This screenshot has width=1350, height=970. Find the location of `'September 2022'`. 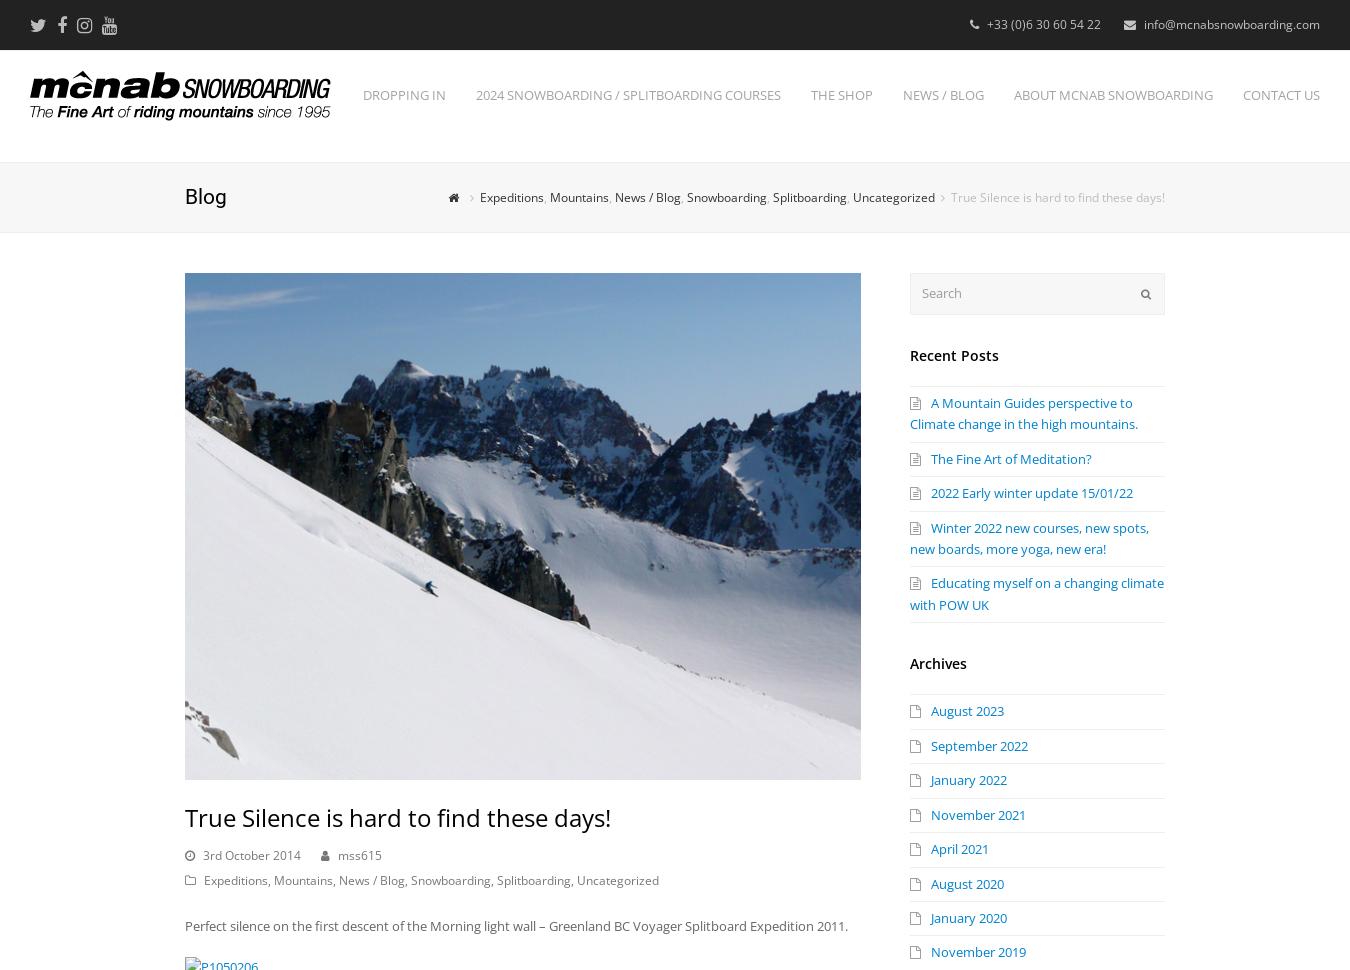

'September 2022' is located at coordinates (978, 743).